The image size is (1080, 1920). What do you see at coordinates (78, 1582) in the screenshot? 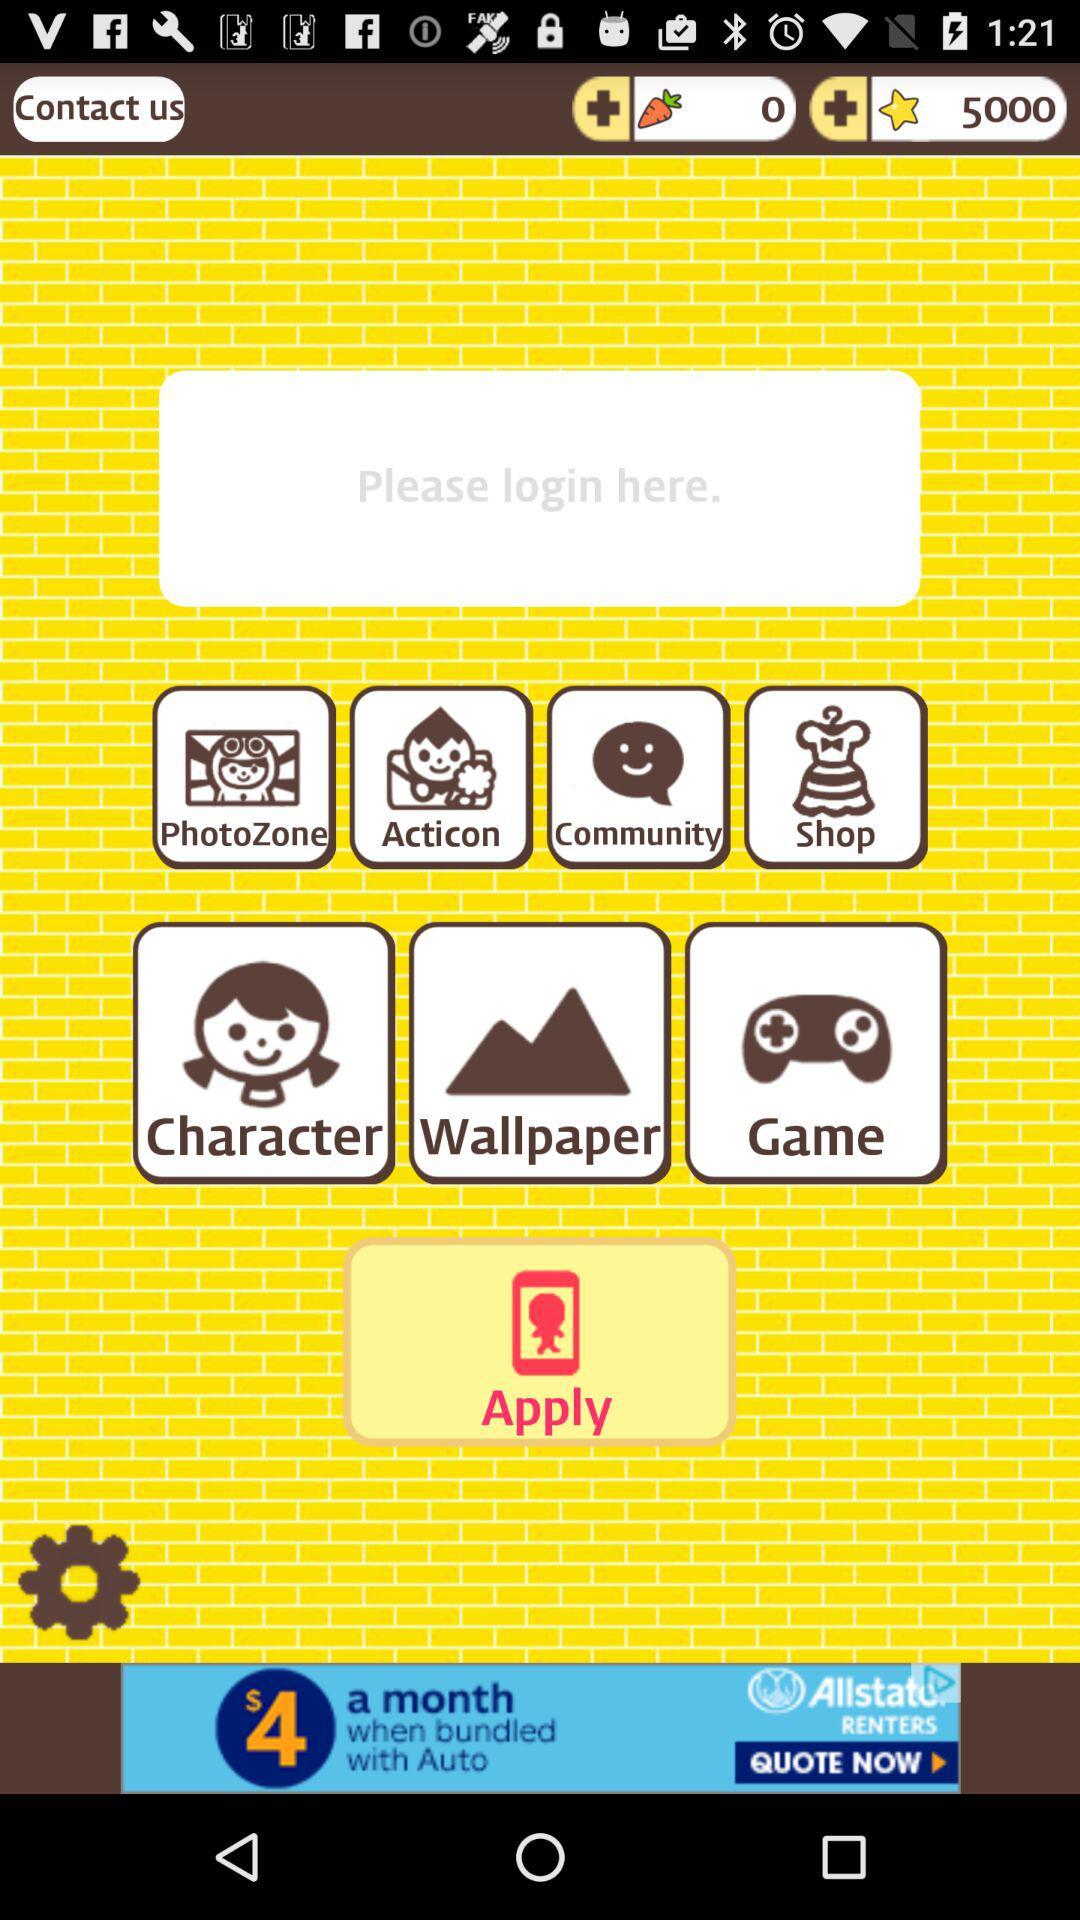
I see `settings` at bounding box center [78, 1582].